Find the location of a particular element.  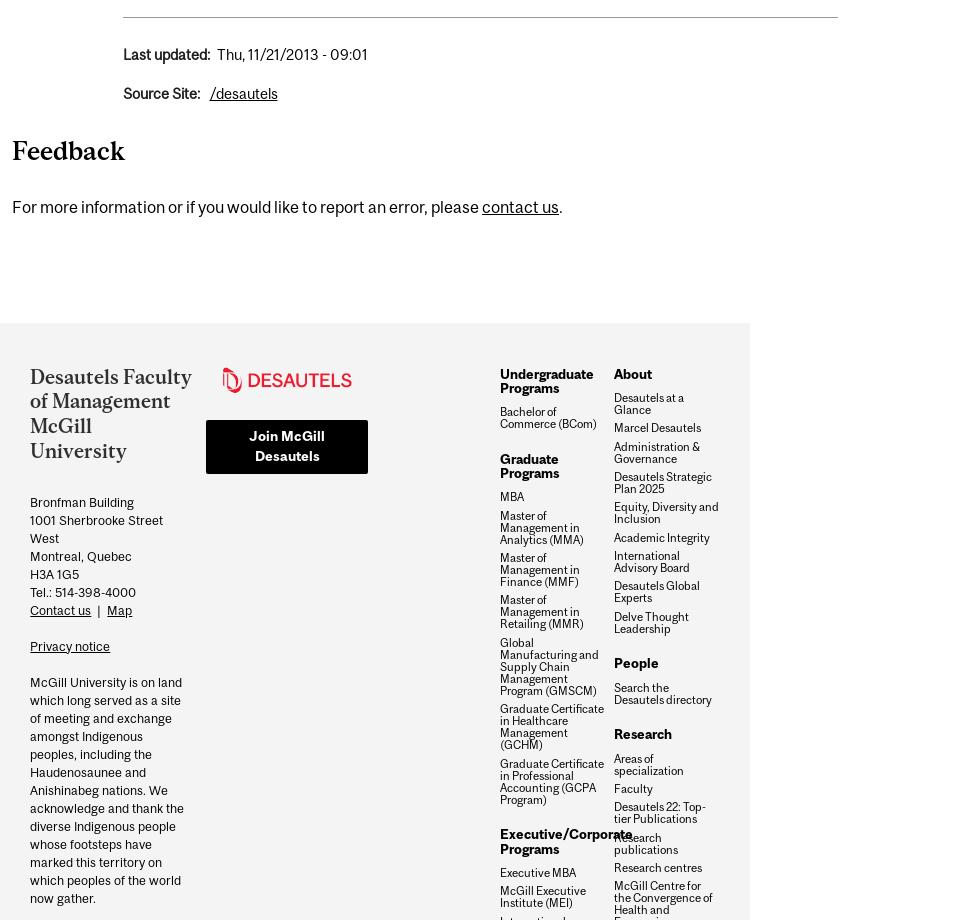

'Equity, Diversity and Inclusion' is located at coordinates (666, 512).